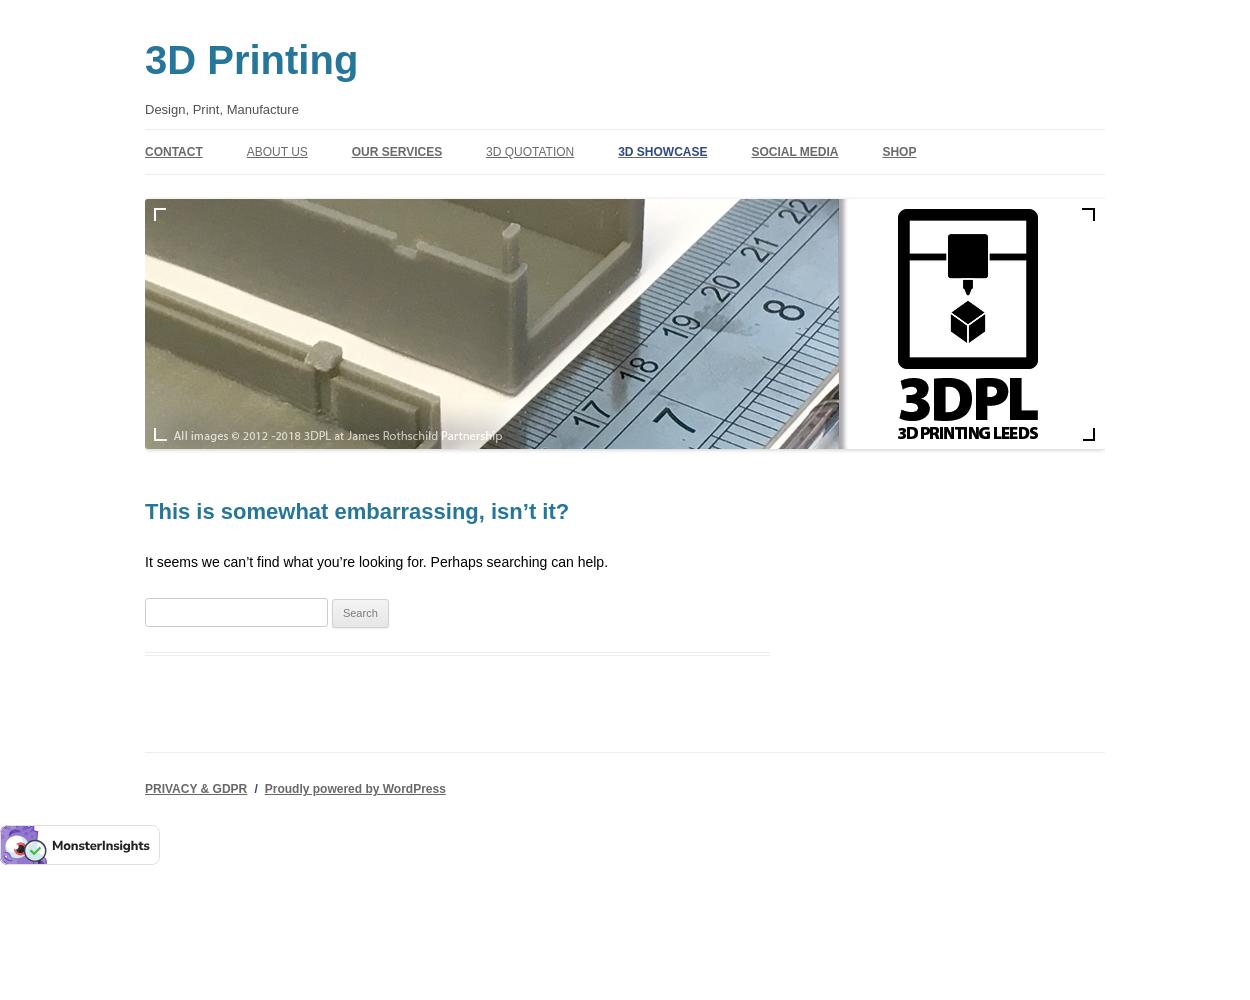 Image resolution: width=1250 pixels, height=1000 pixels. I want to click on 'SOCIAL MEDIA', so click(794, 151).